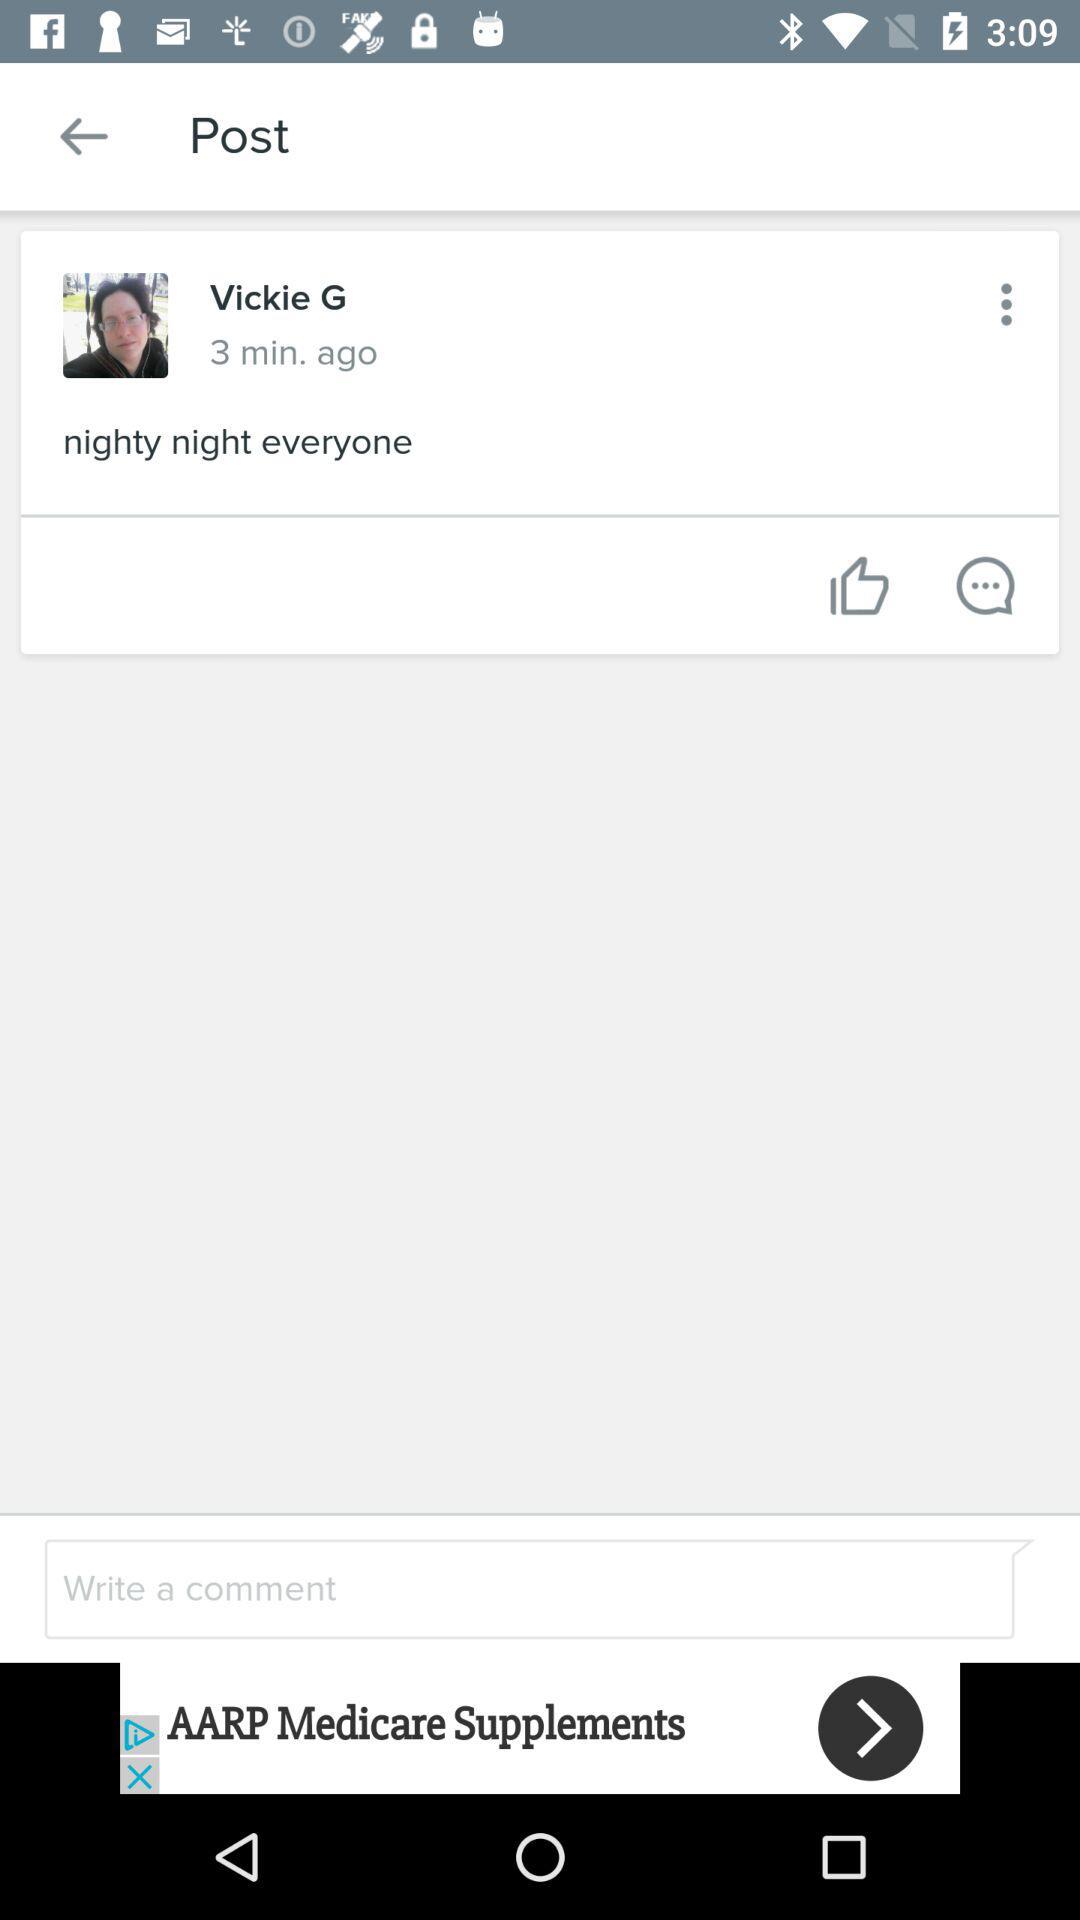 The image size is (1080, 1920). What do you see at coordinates (115, 325) in the screenshot?
I see `profile photo` at bounding box center [115, 325].